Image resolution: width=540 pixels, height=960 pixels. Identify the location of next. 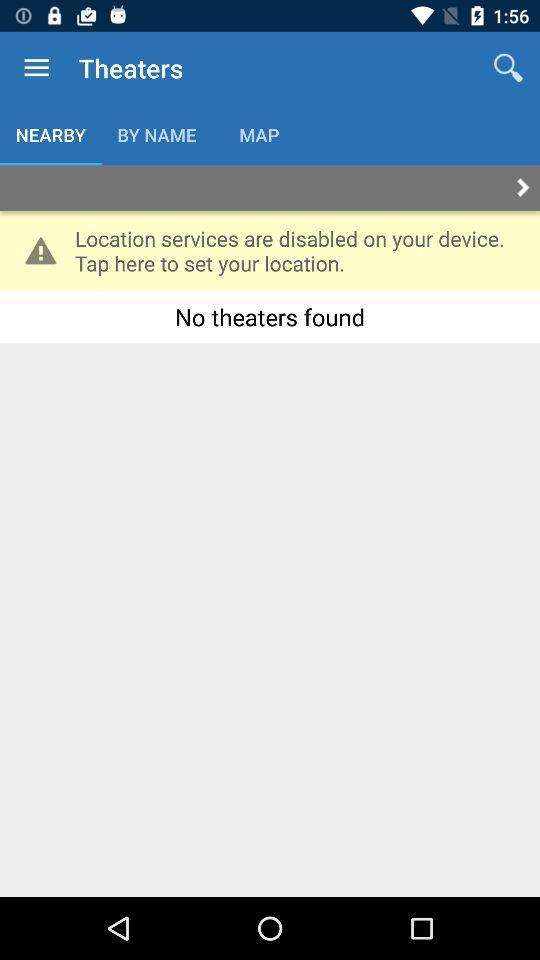
(270, 188).